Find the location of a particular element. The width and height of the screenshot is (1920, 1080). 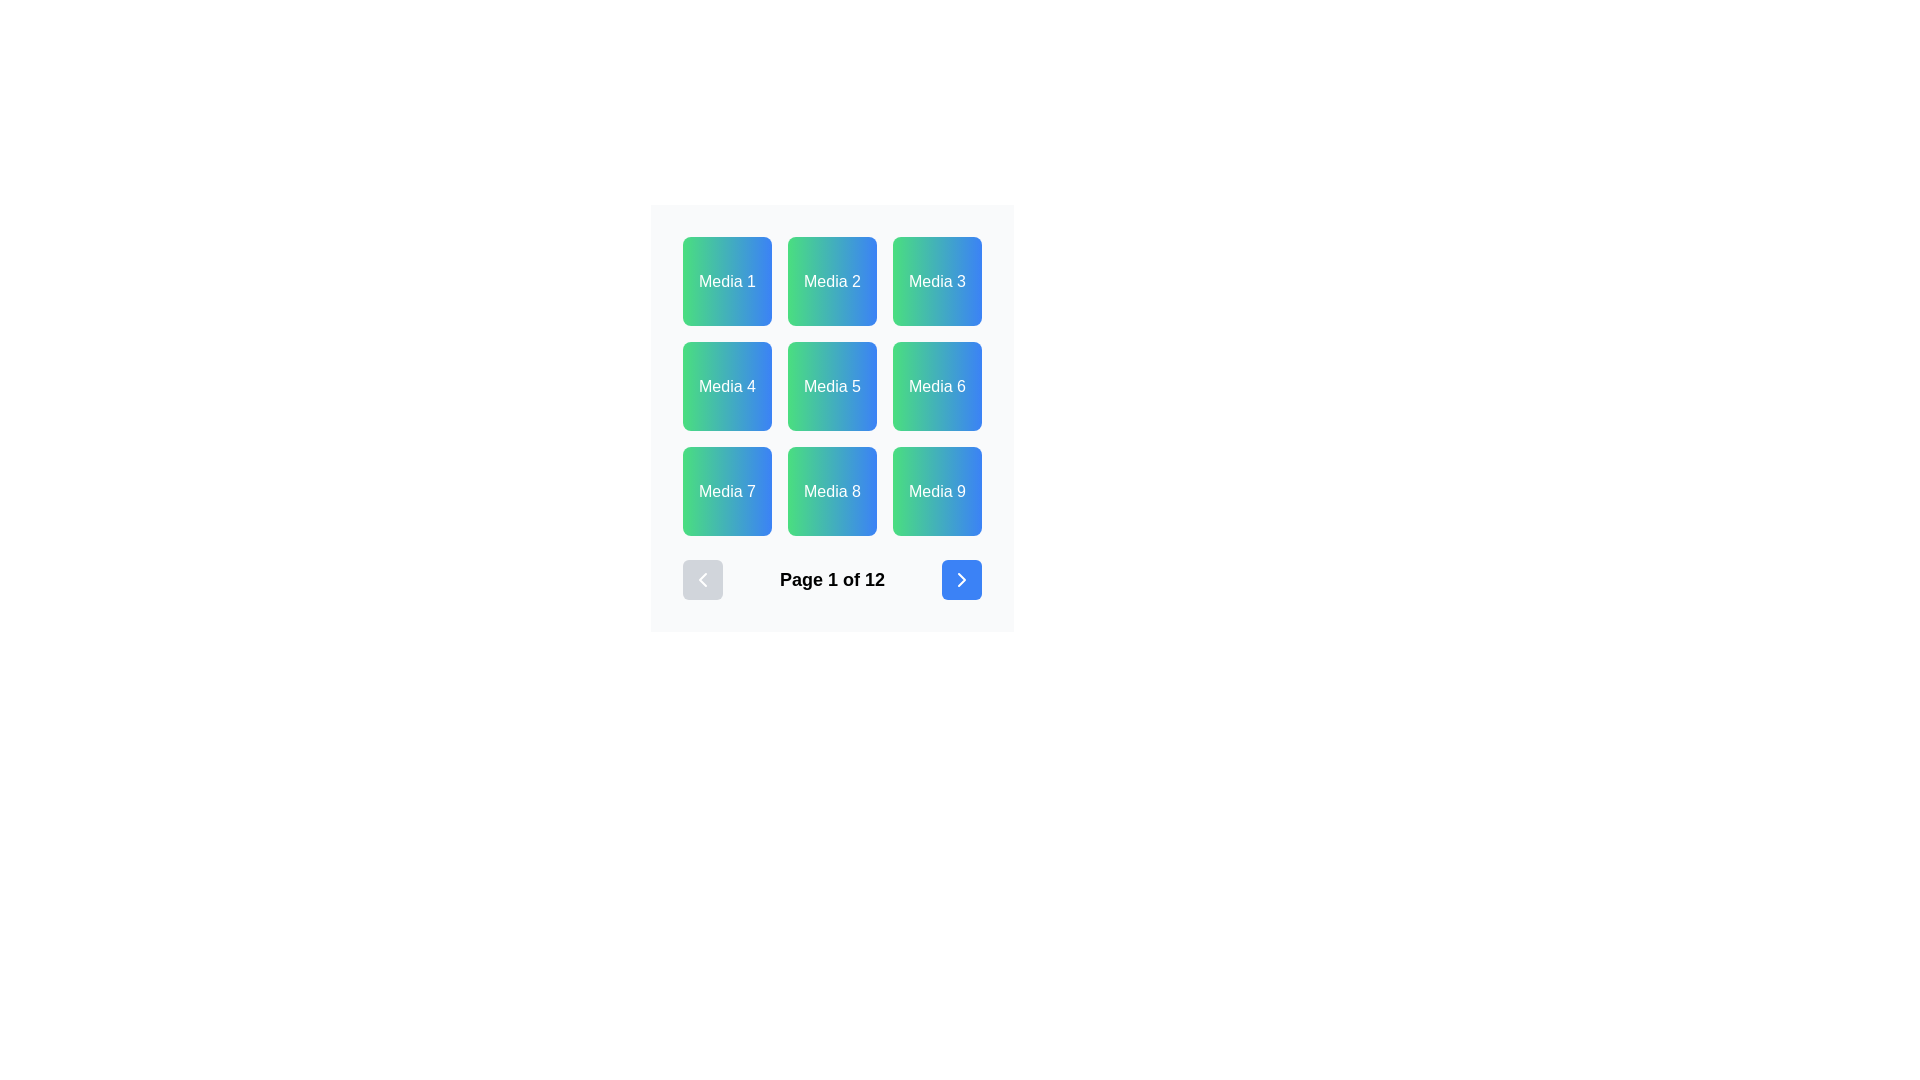

the small chevron-shaped right-pointing arrow icon with a blue background and white stroke located in the bottom right corner of the interface is located at coordinates (961, 579).